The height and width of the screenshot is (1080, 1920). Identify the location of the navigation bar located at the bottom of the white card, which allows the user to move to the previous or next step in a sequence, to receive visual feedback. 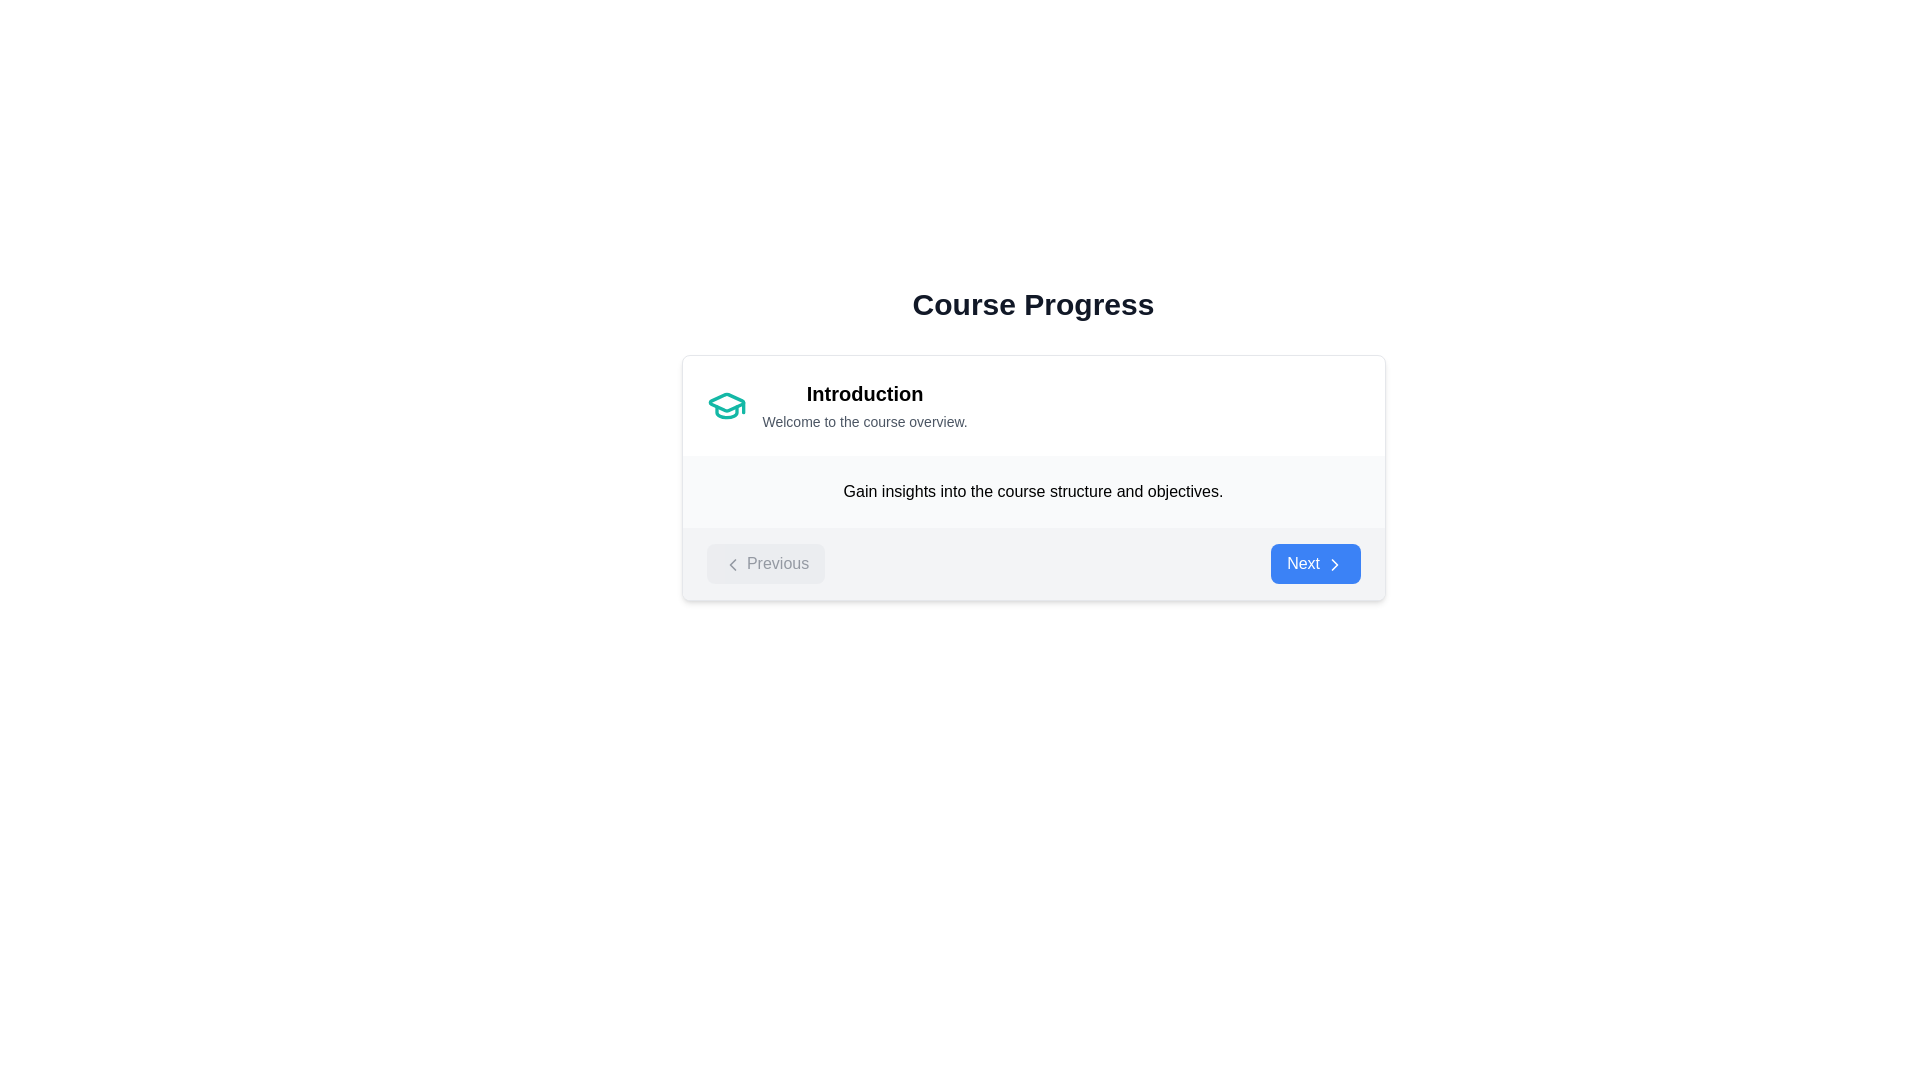
(1033, 563).